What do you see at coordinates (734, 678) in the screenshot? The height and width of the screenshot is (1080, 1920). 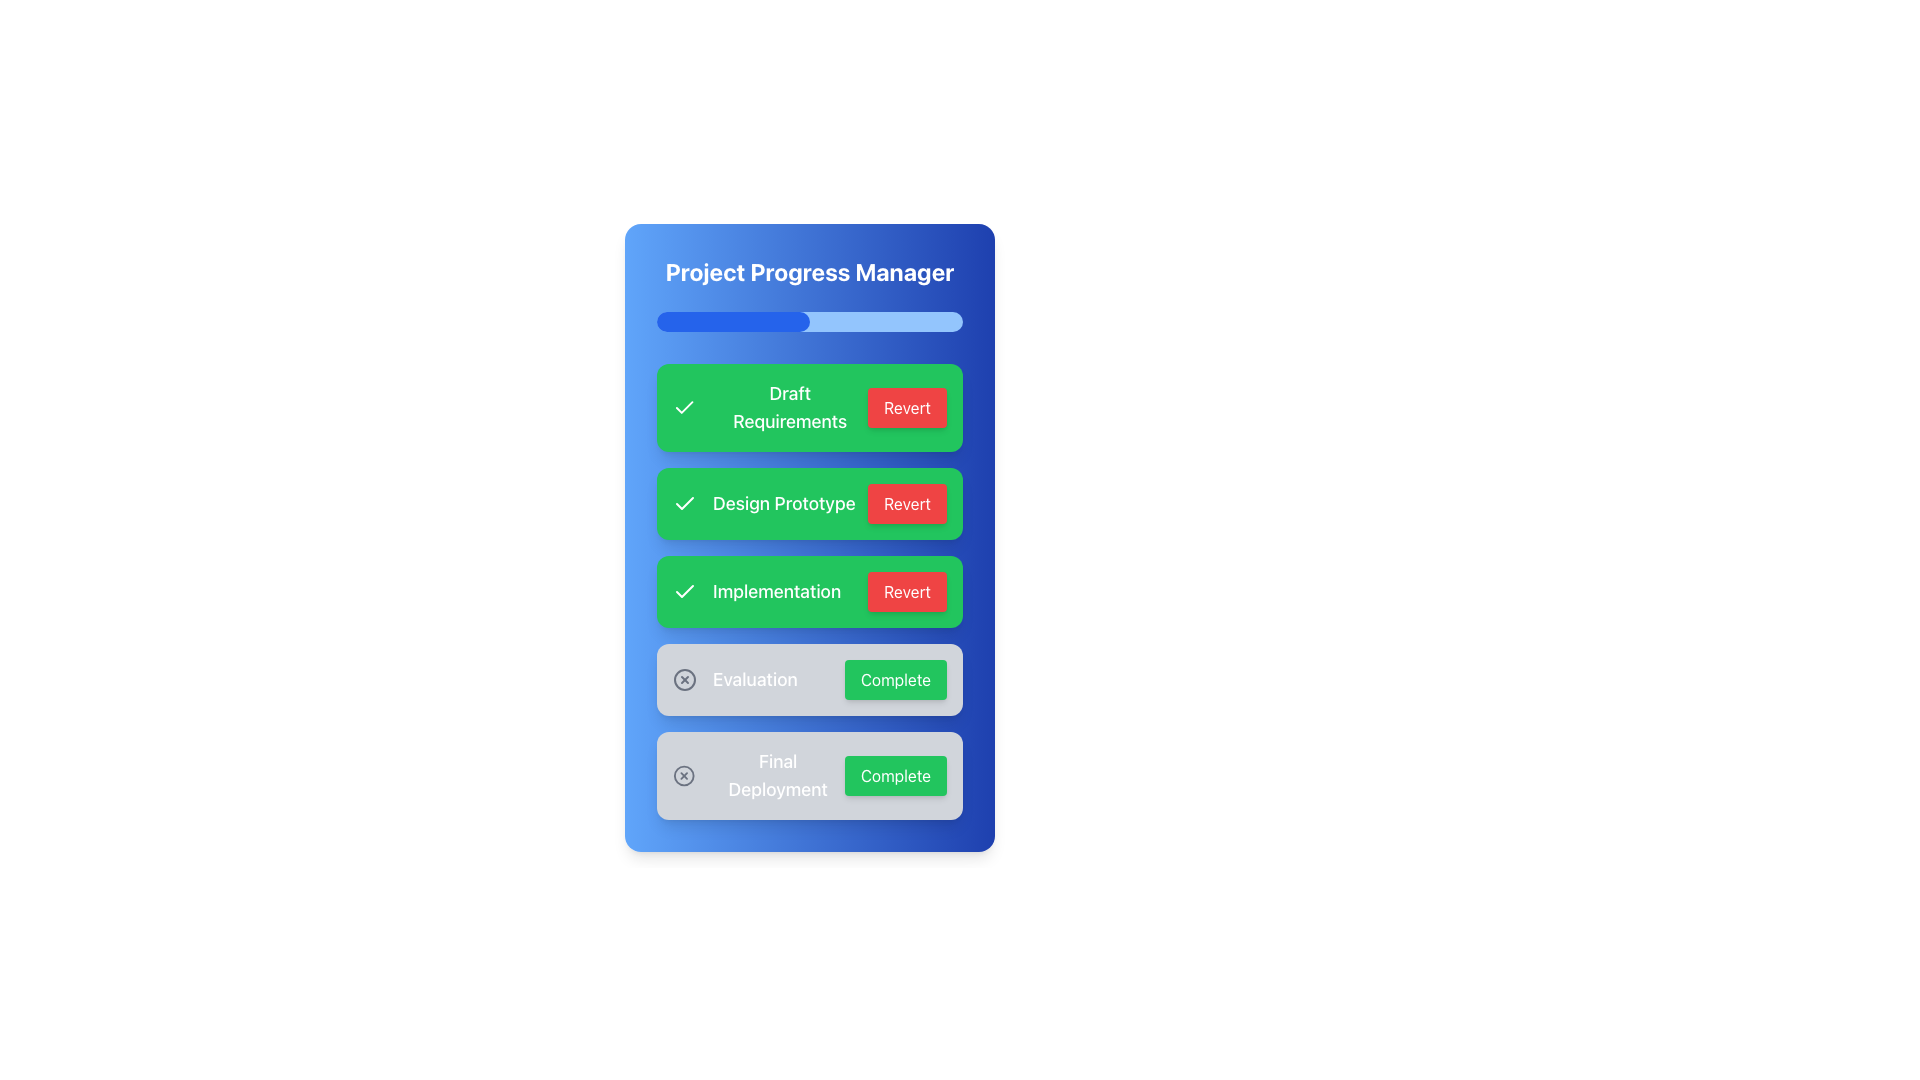 I see `the 'Evaluation' label with the icon, which is located in the fourth task card of the project progress interface, to the left of the 'Complete' button` at bounding box center [734, 678].